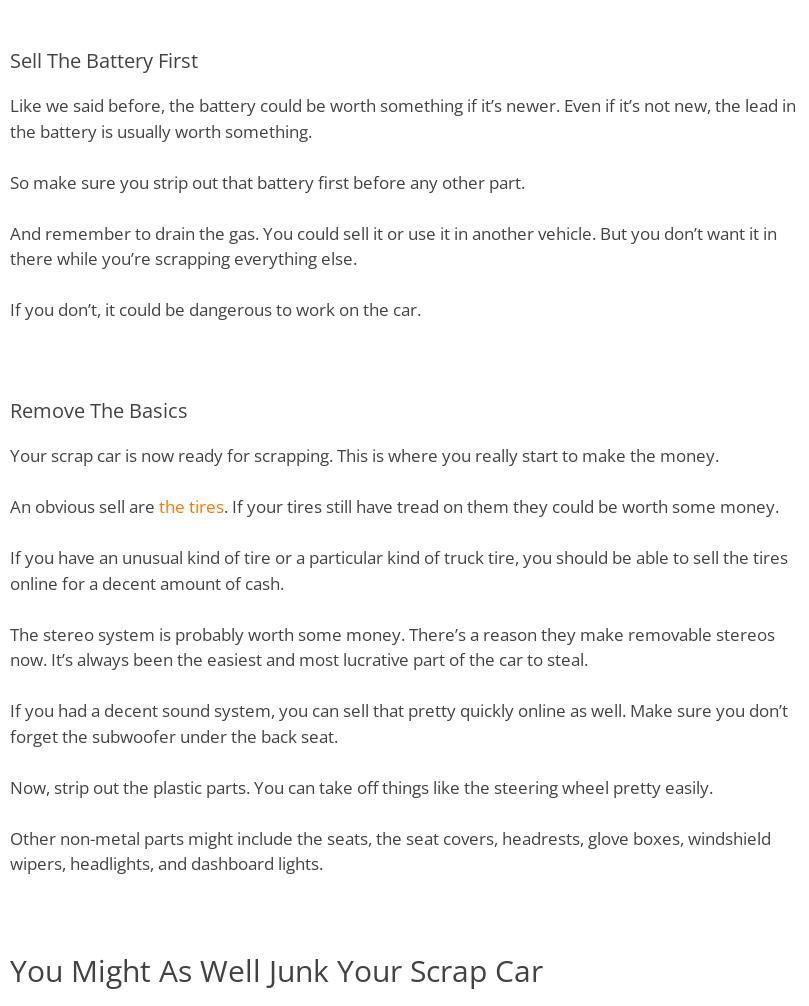 The height and width of the screenshot is (1006, 809). What do you see at coordinates (10, 785) in the screenshot?
I see `'Now, strip out the plastic parts. You can take off things like the steering wheel pretty easily.'` at bounding box center [10, 785].